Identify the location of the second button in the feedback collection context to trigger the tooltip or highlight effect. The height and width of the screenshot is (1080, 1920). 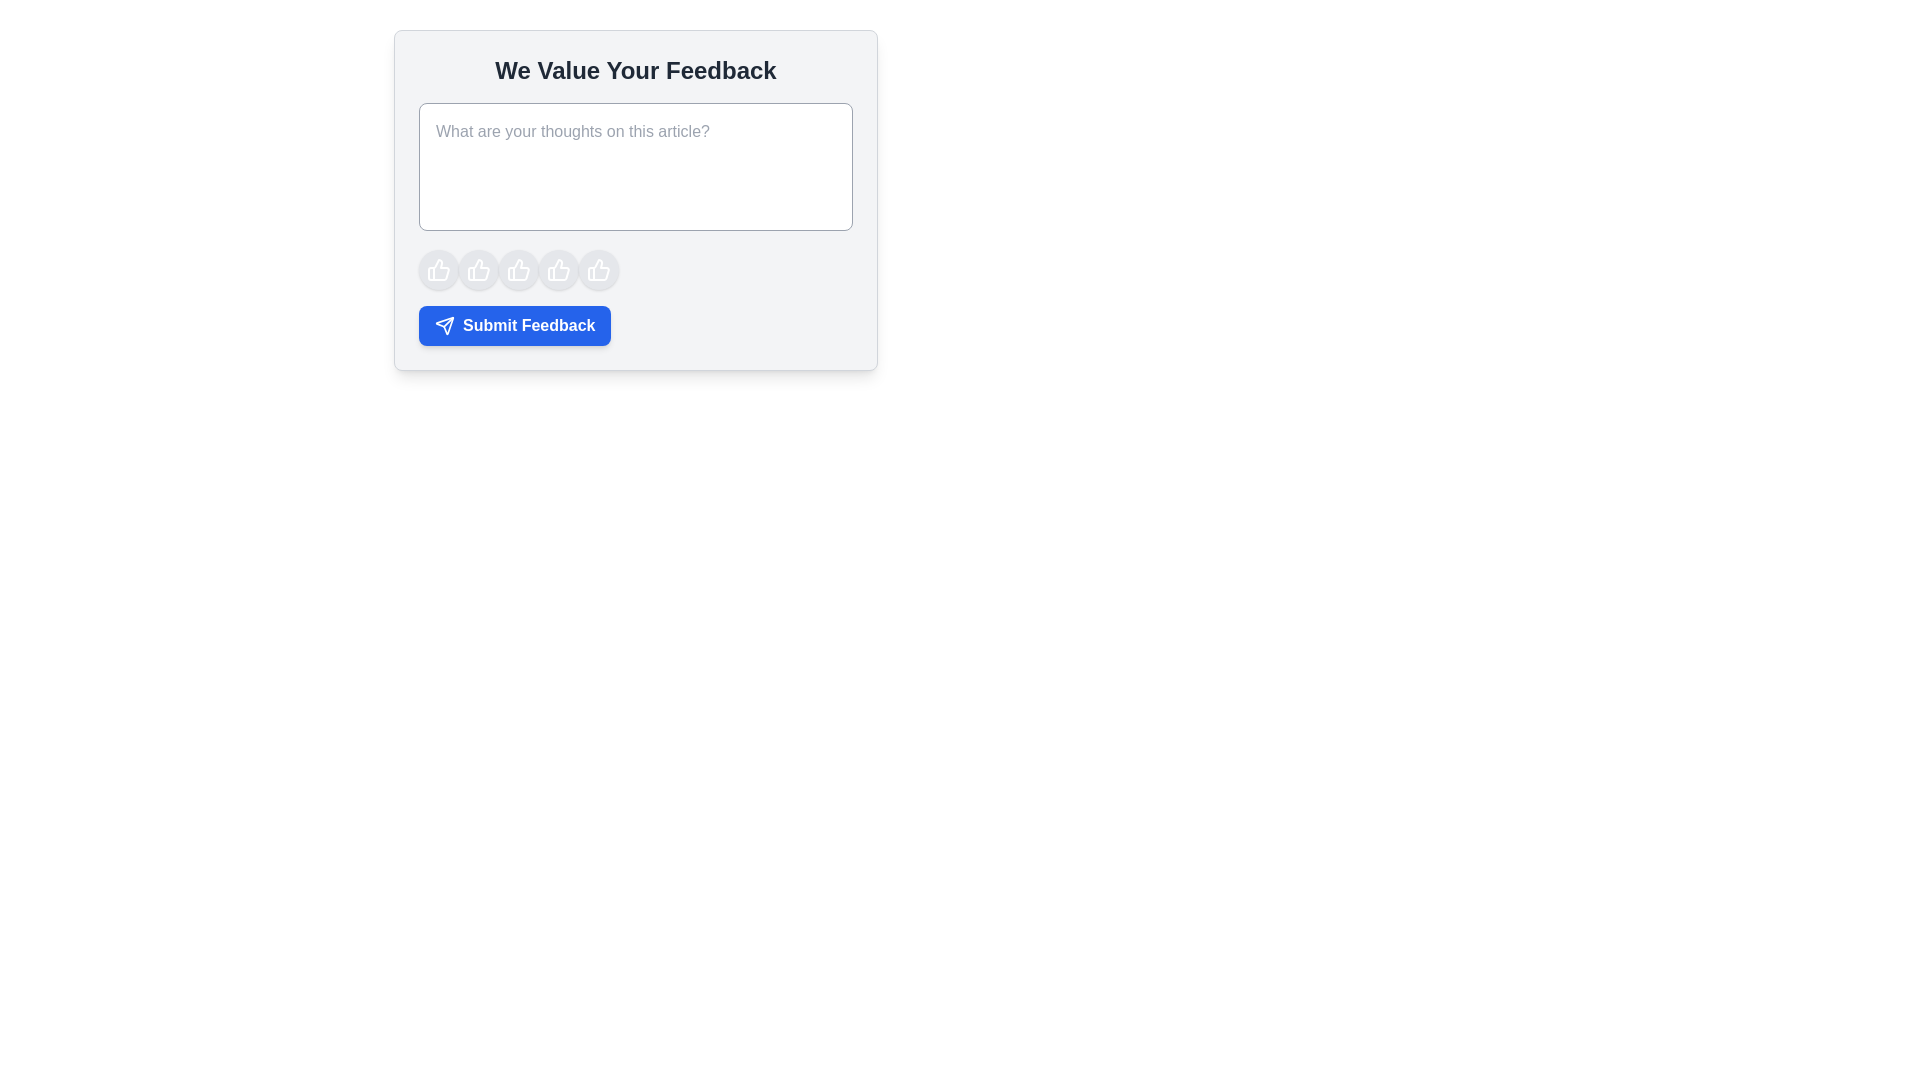
(478, 270).